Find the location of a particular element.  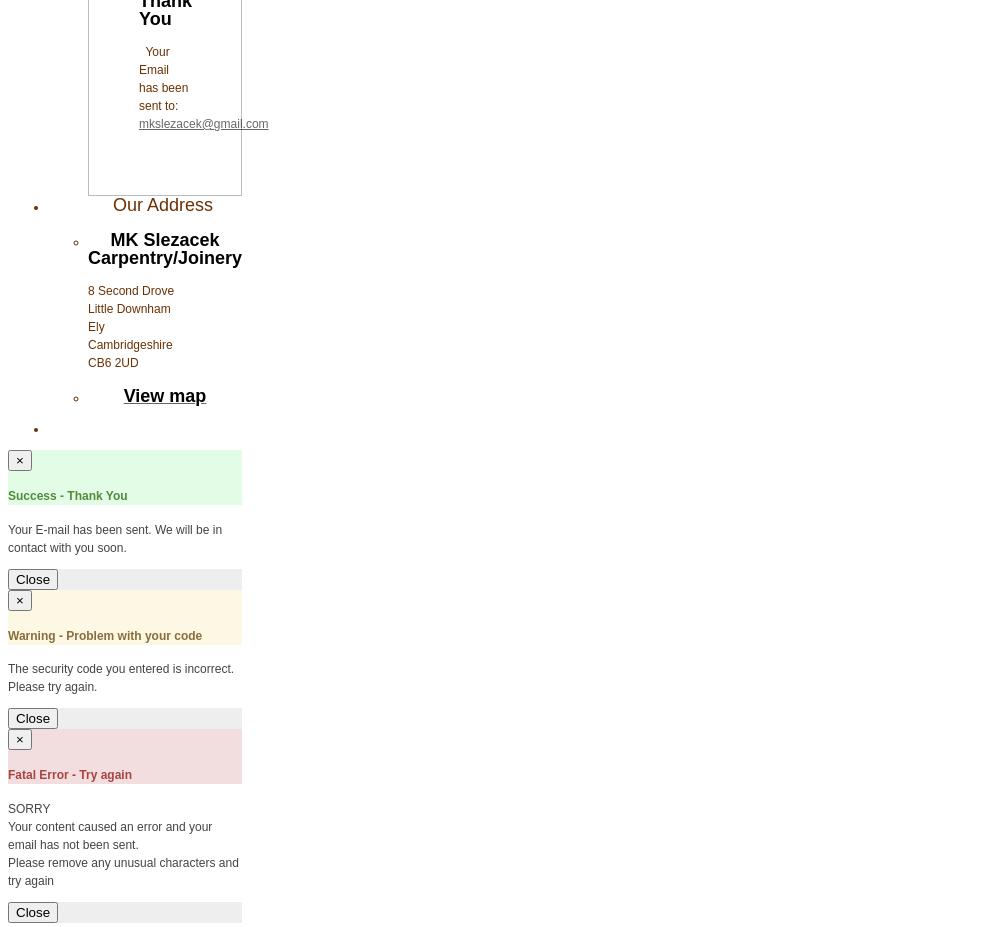

'The security code you entered is incorrect.  Please try again.' is located at coordinates (120, 677).